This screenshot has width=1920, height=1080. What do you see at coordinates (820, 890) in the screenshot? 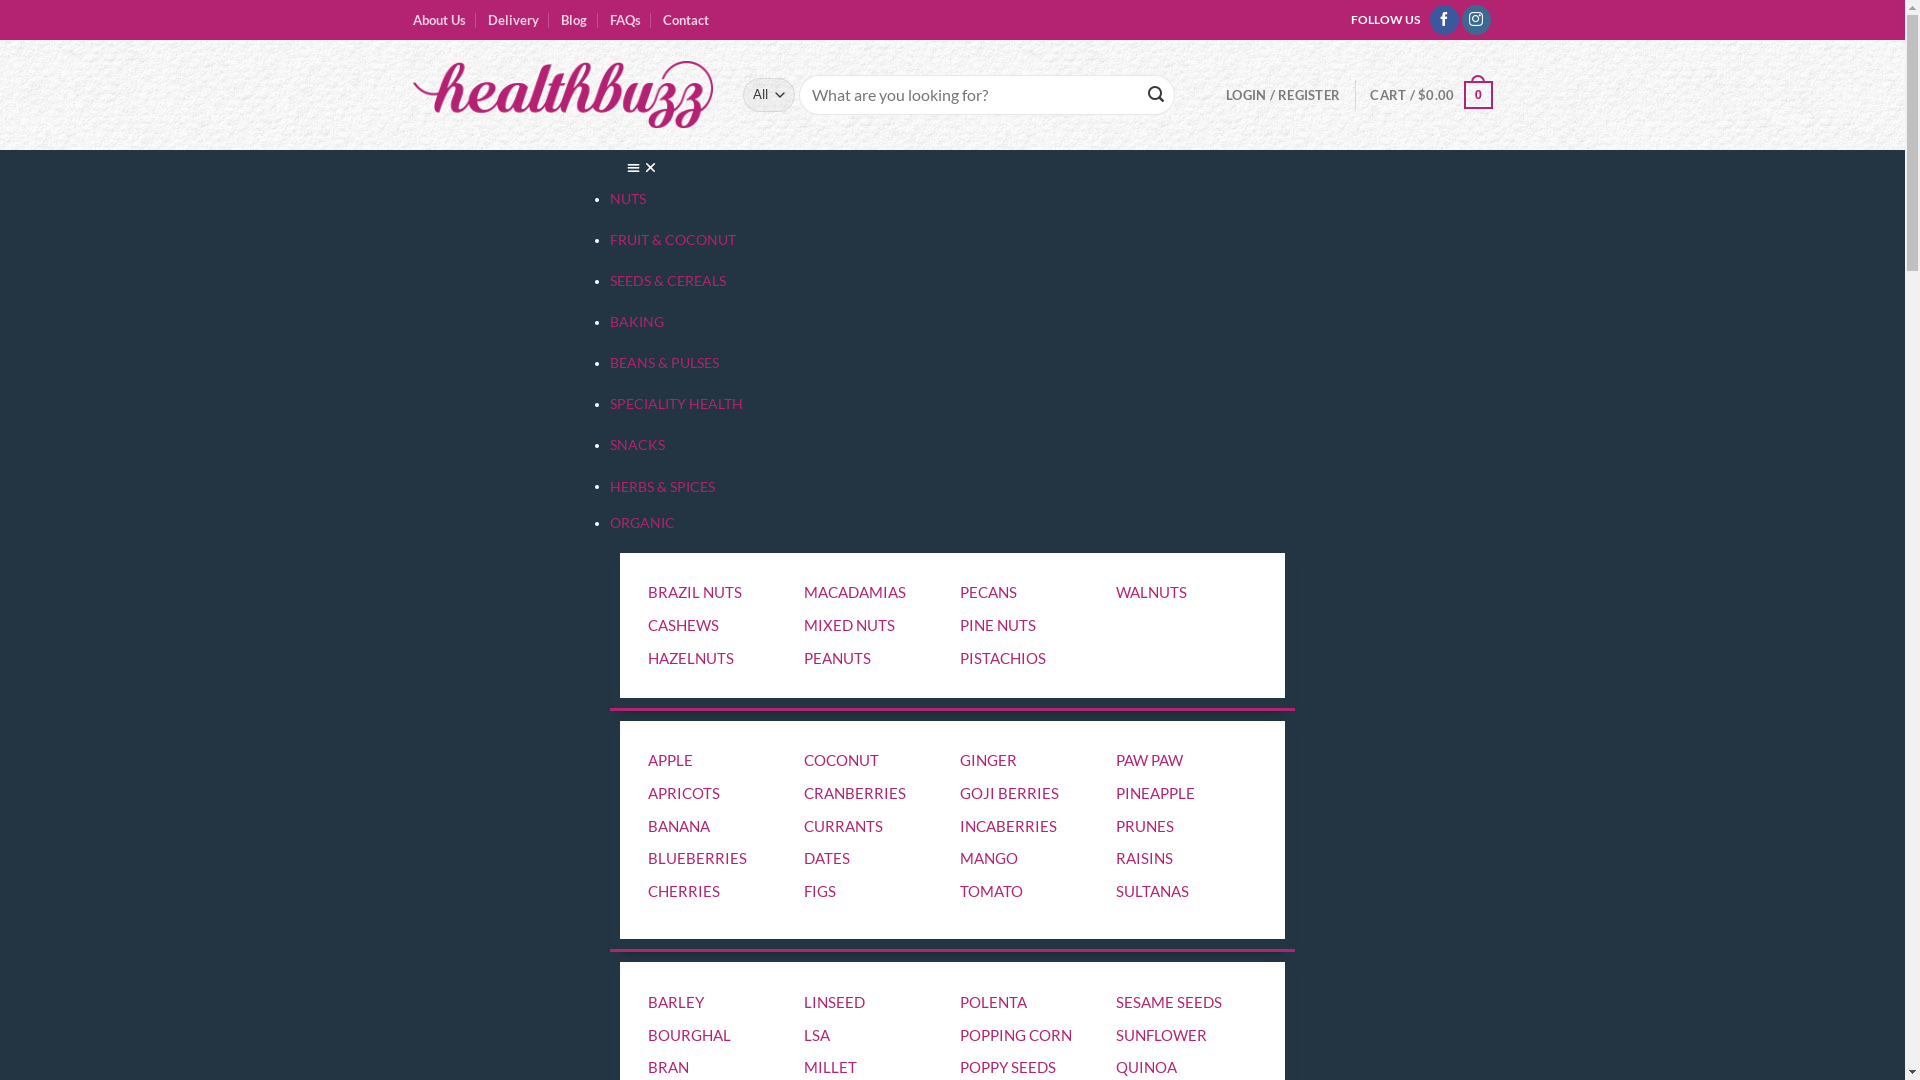
I see `'FIGS'` at bounding box center [820, 890].